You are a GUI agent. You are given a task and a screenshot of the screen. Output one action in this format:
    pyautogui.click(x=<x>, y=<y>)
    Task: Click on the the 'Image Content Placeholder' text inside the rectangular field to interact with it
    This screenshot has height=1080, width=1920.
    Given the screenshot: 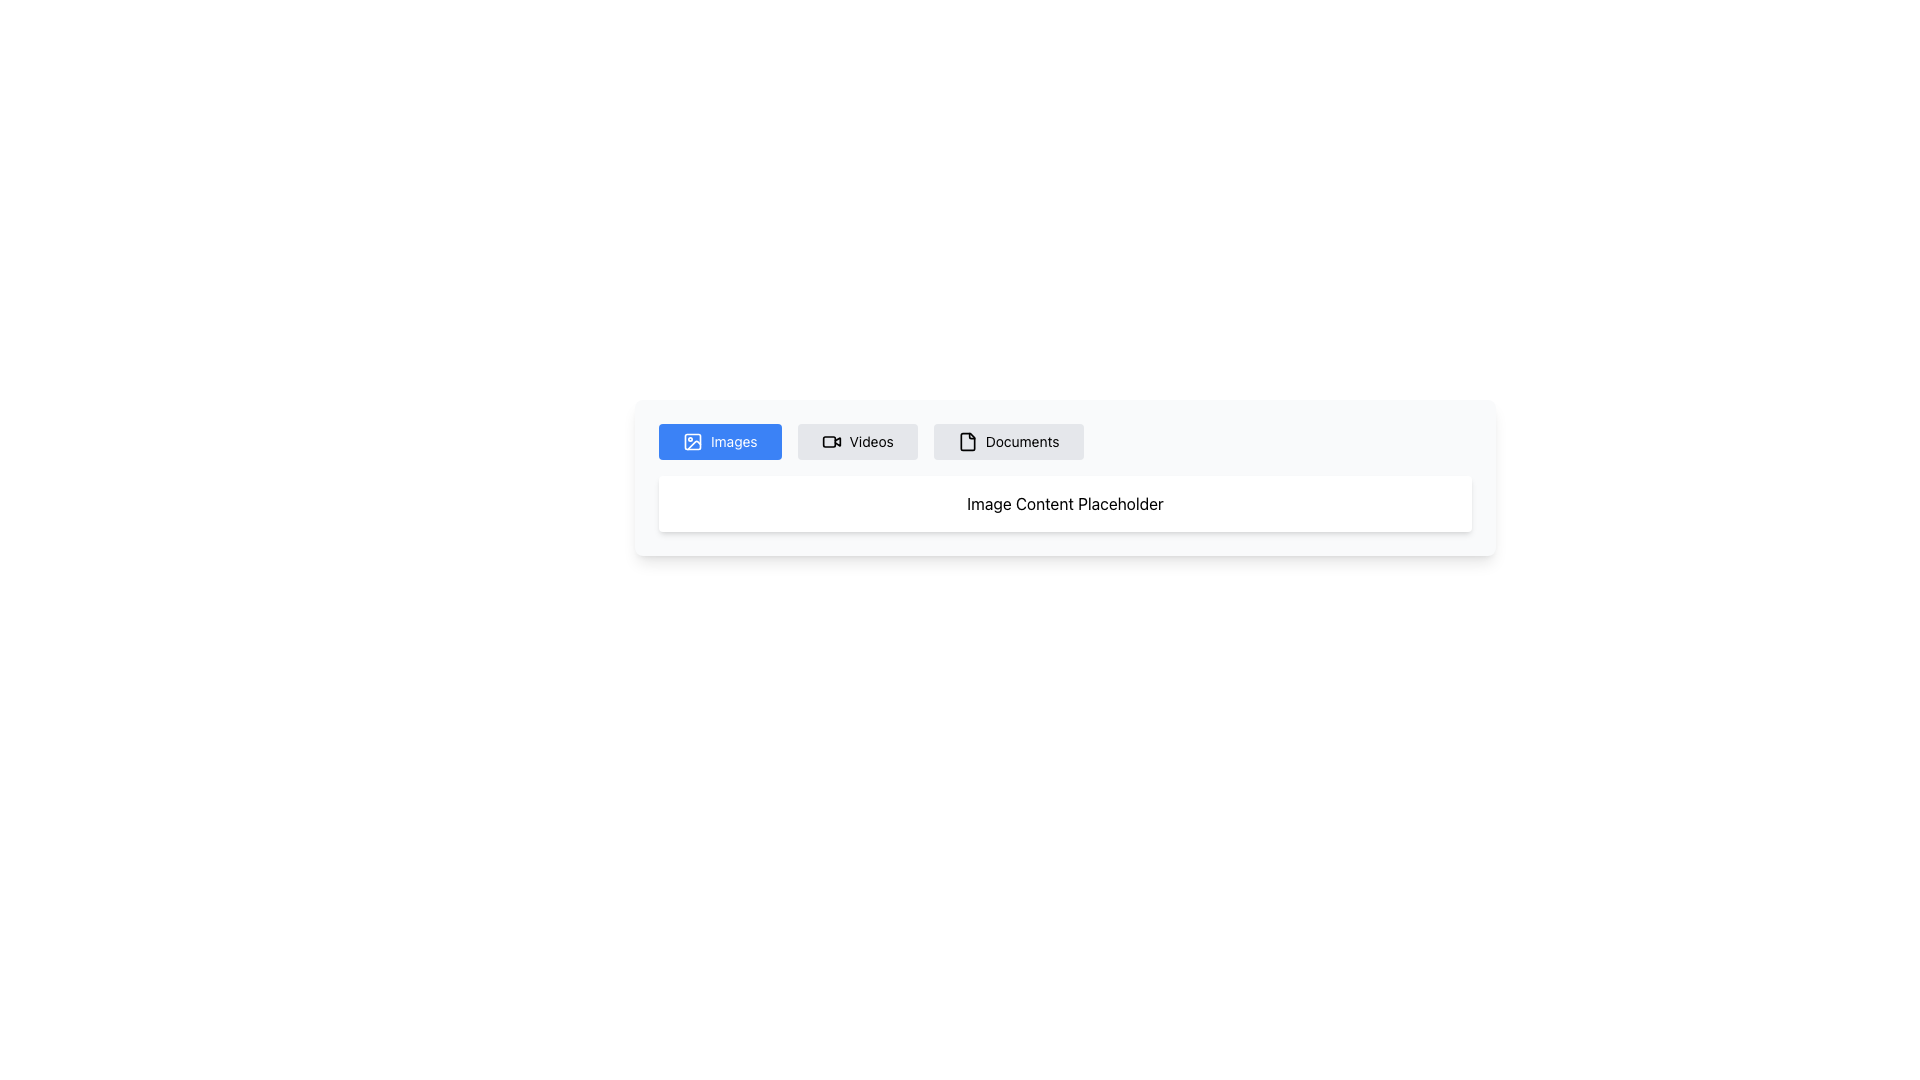 What is the action you would take?
    pyautogui.click(x=1064, y=503)
    